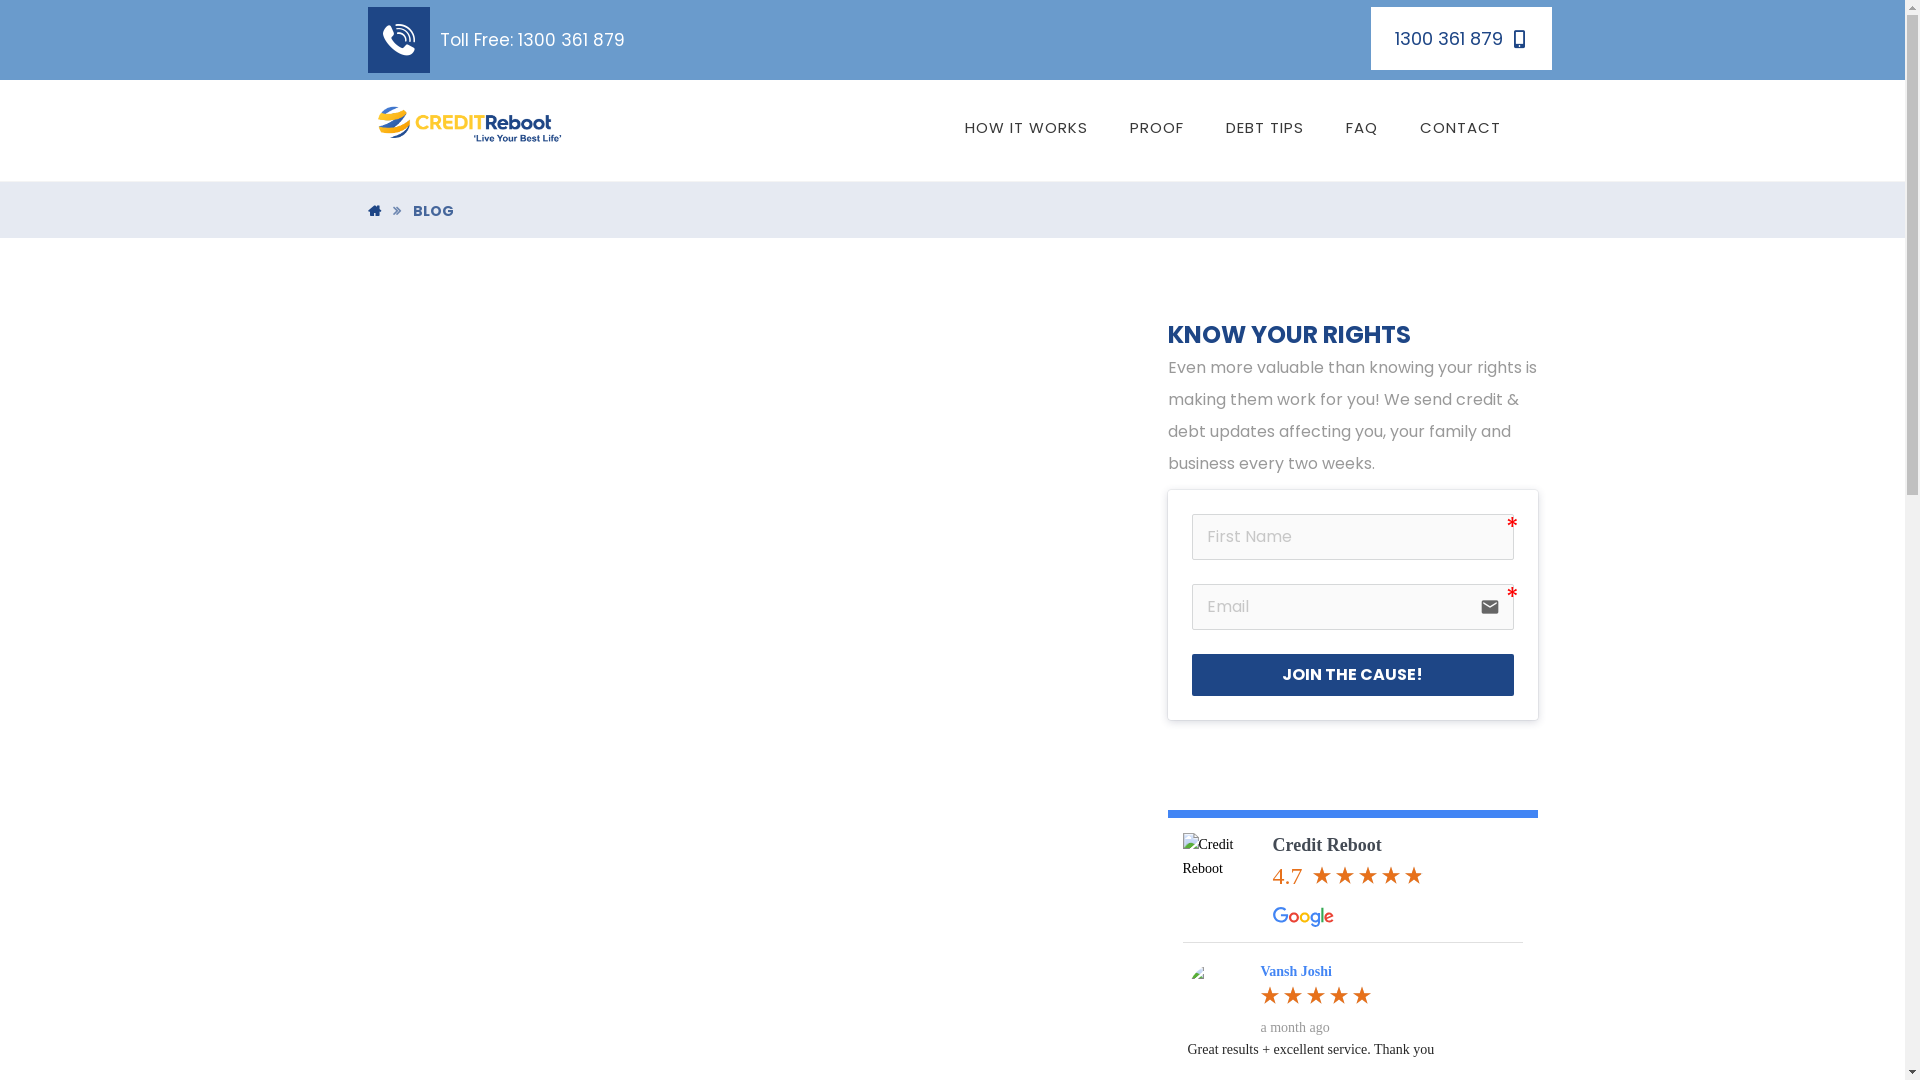 This screenshot has width=1920, height=1080. Describe the element at coordinates (1461, 38) in the screenshot. I see `'1300 361 879'` at that location.